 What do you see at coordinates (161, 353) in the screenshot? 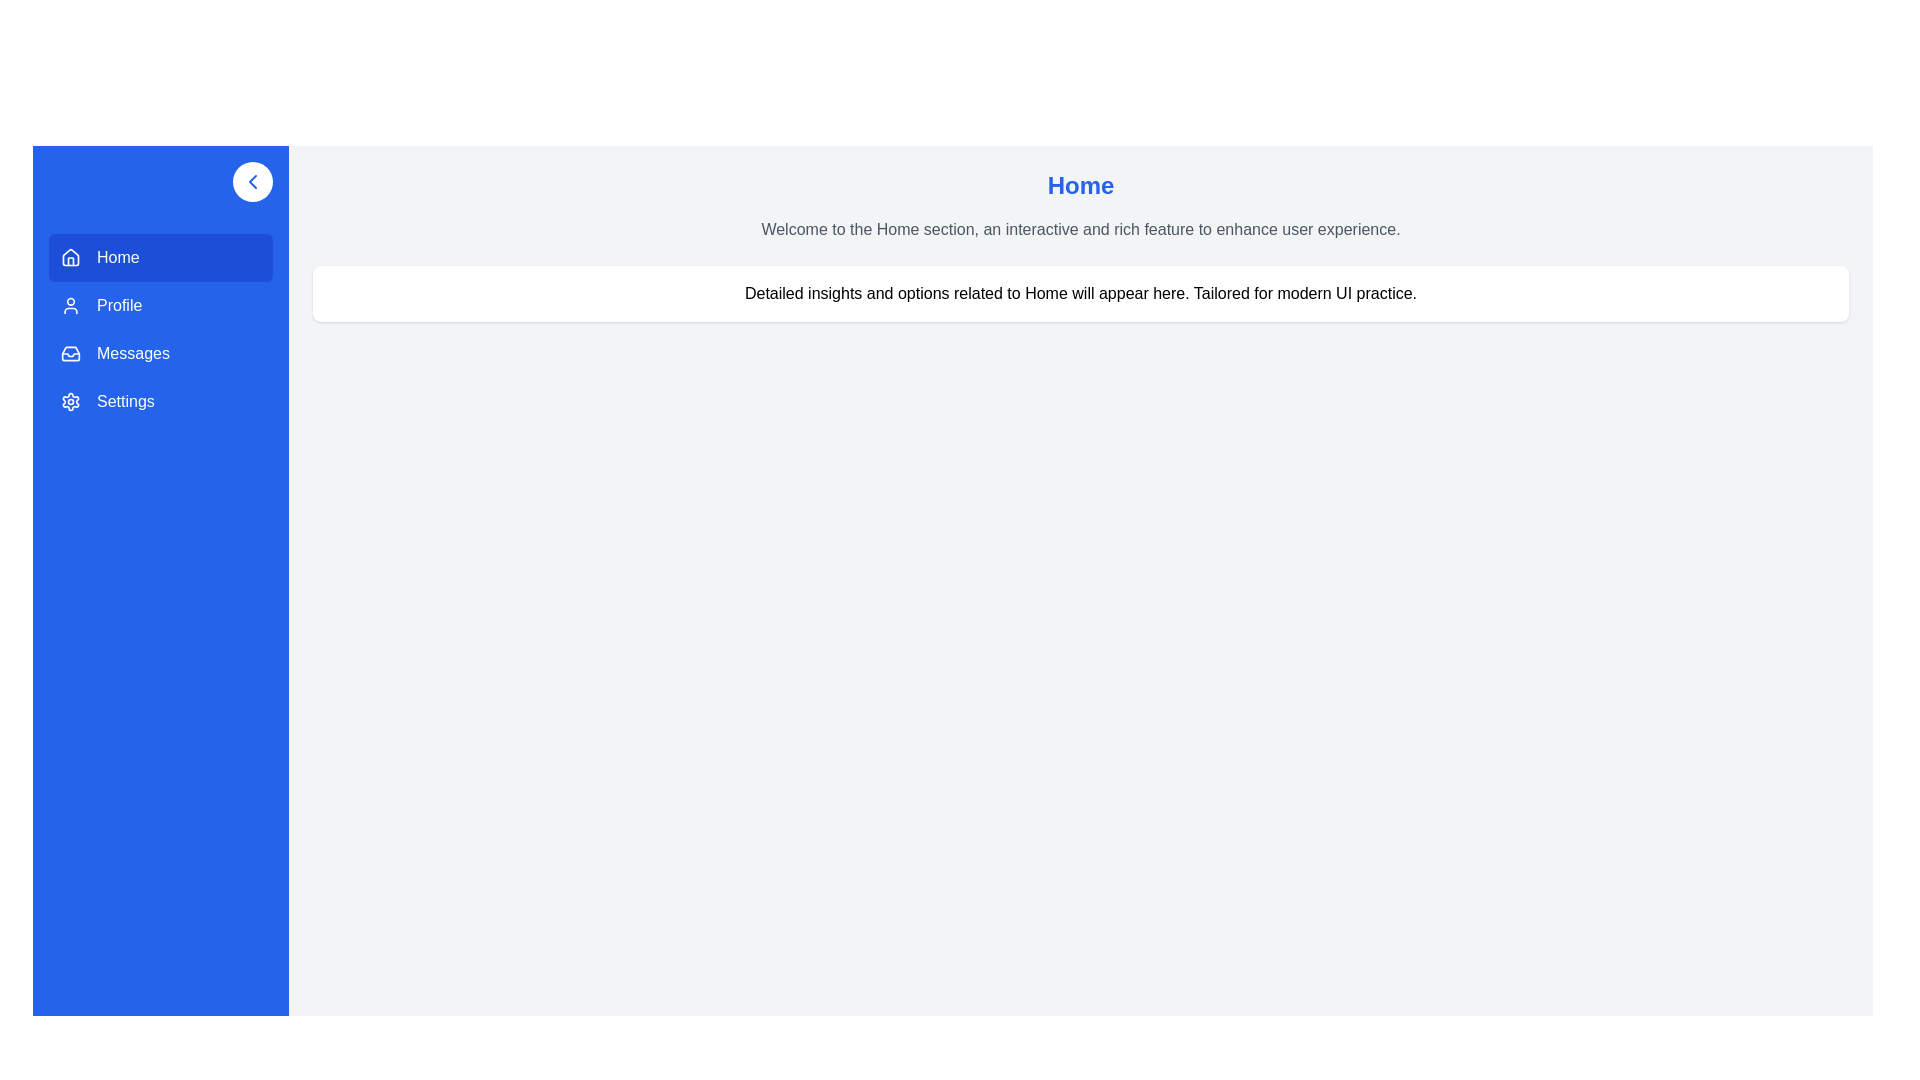
I see `the menu item Messages to navigate to its section` at bounding box center [161, 353].